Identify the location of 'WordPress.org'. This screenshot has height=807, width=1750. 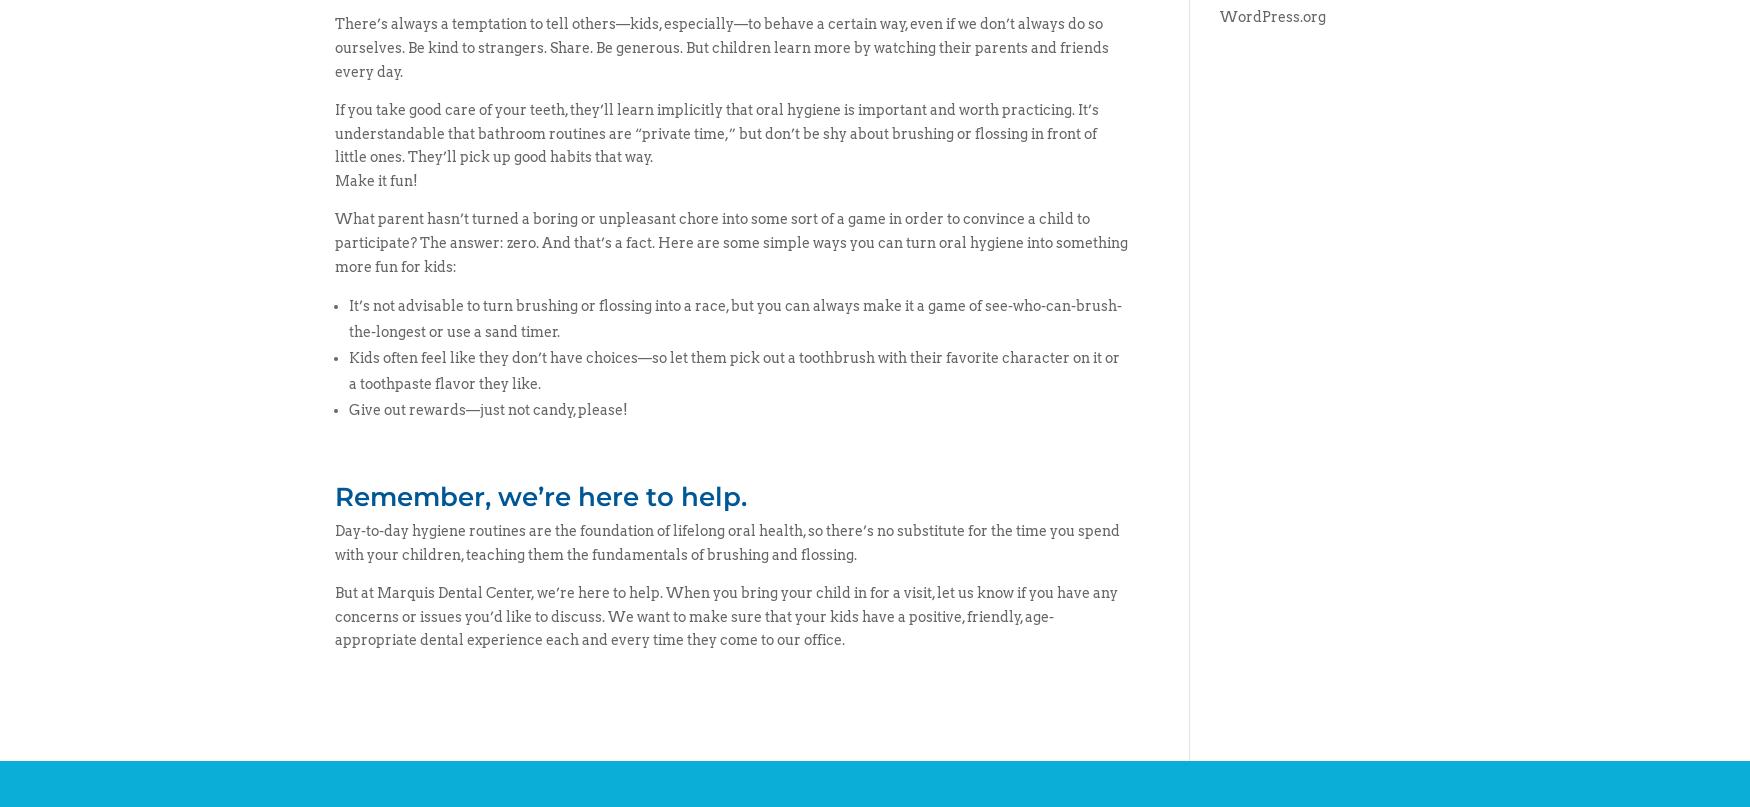
(1271, 17).